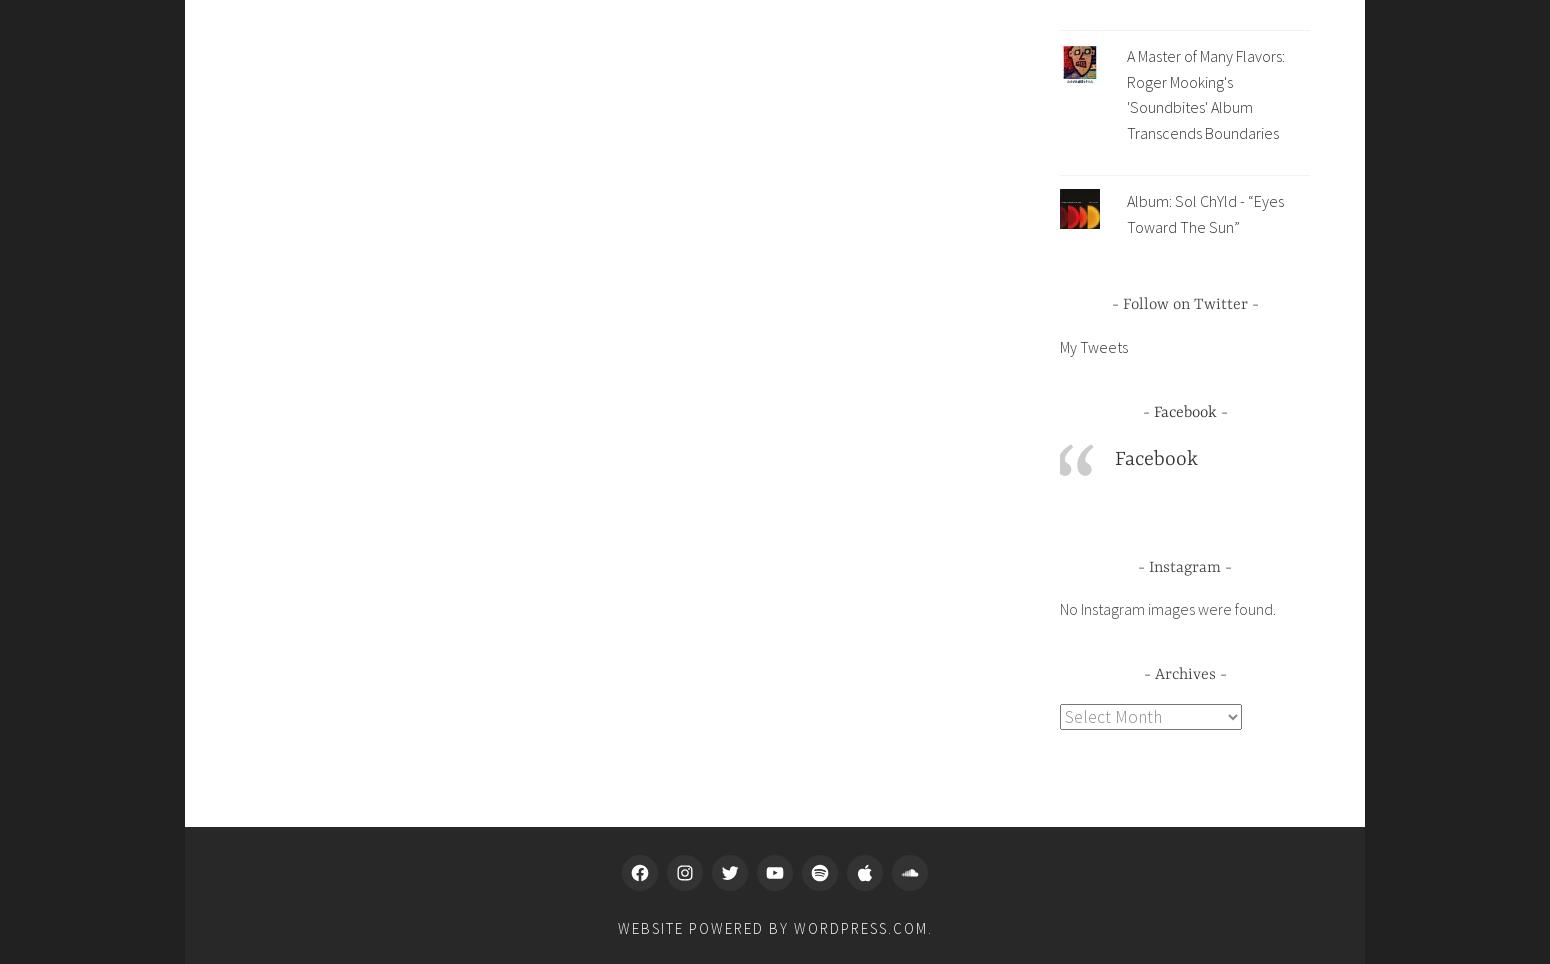  What do you see at coordinates (1184, 673) in the screenshot?
I see `'Archives'` at bounding box center [1184, 673].